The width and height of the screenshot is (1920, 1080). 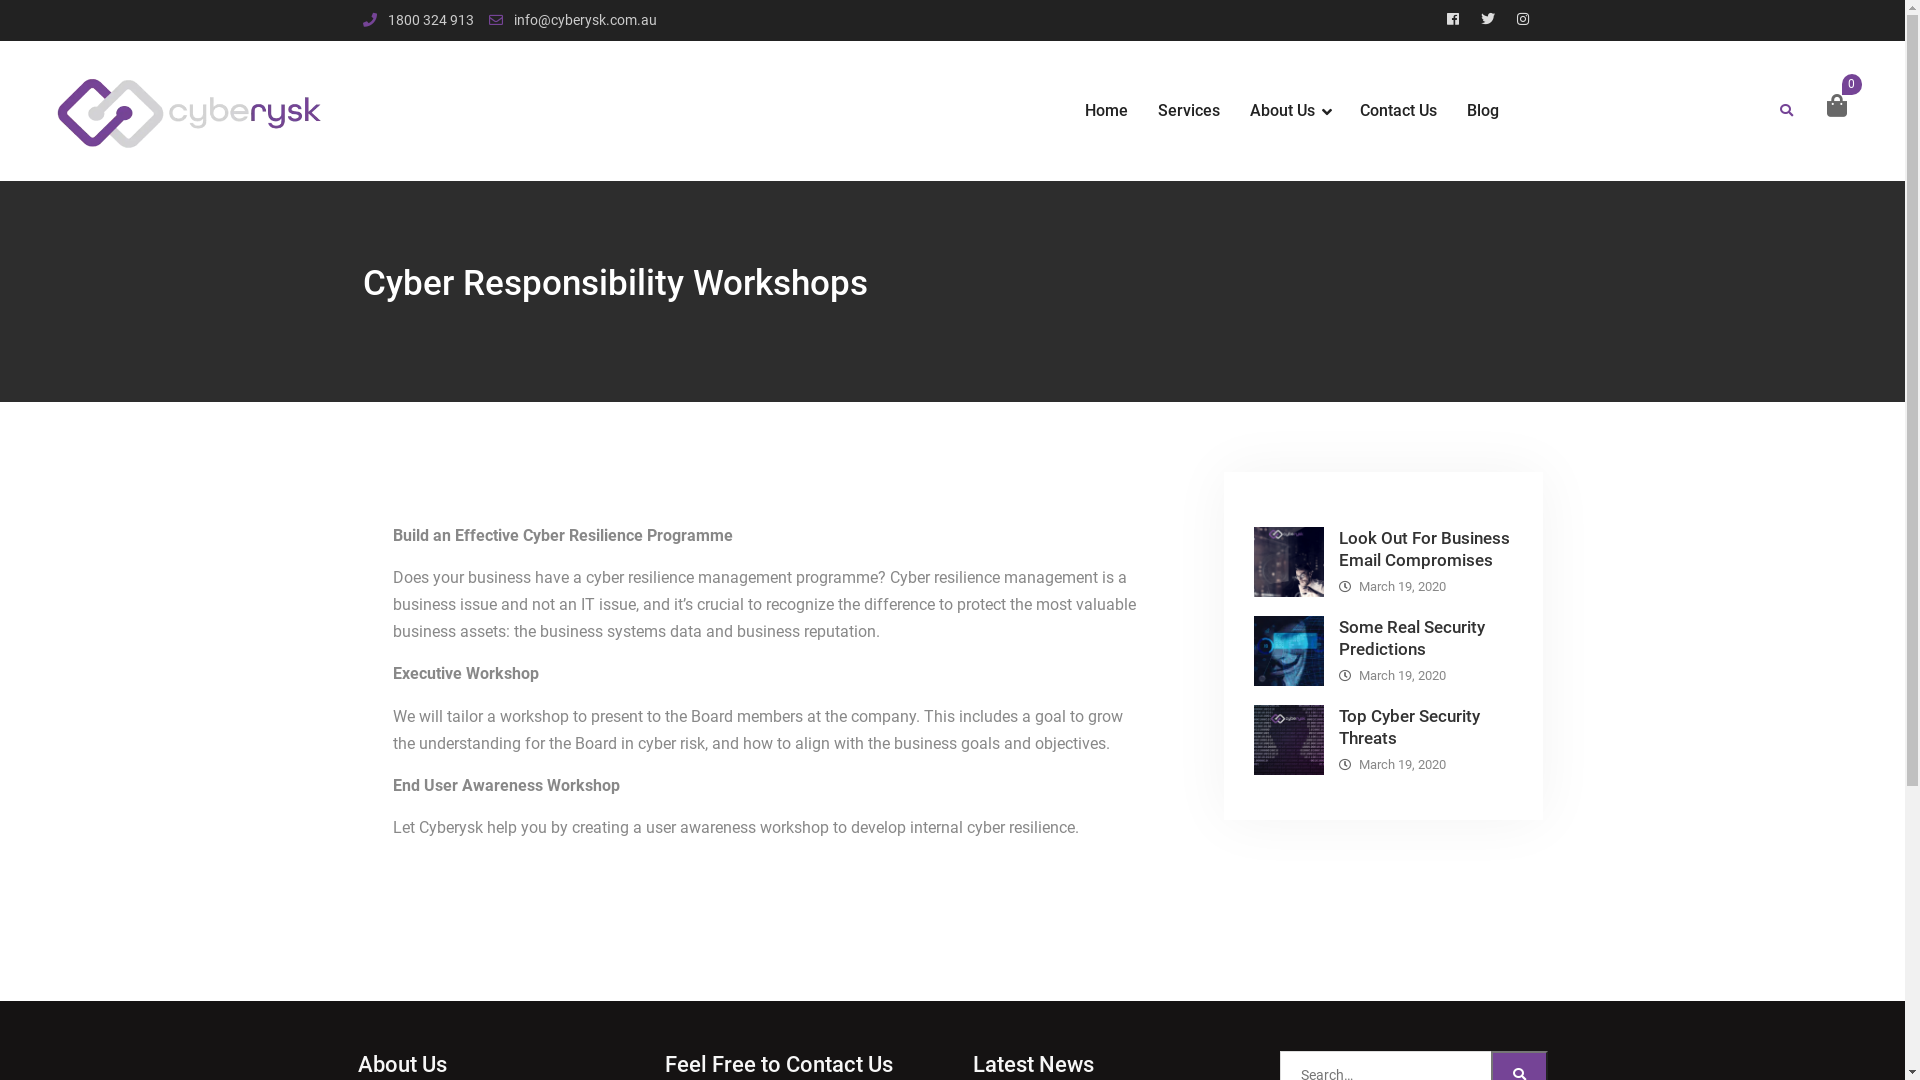 What do you see at coordinates (1189, 111) in the screenshot?
I see `'Services'` at bounding box center [1189, 111].